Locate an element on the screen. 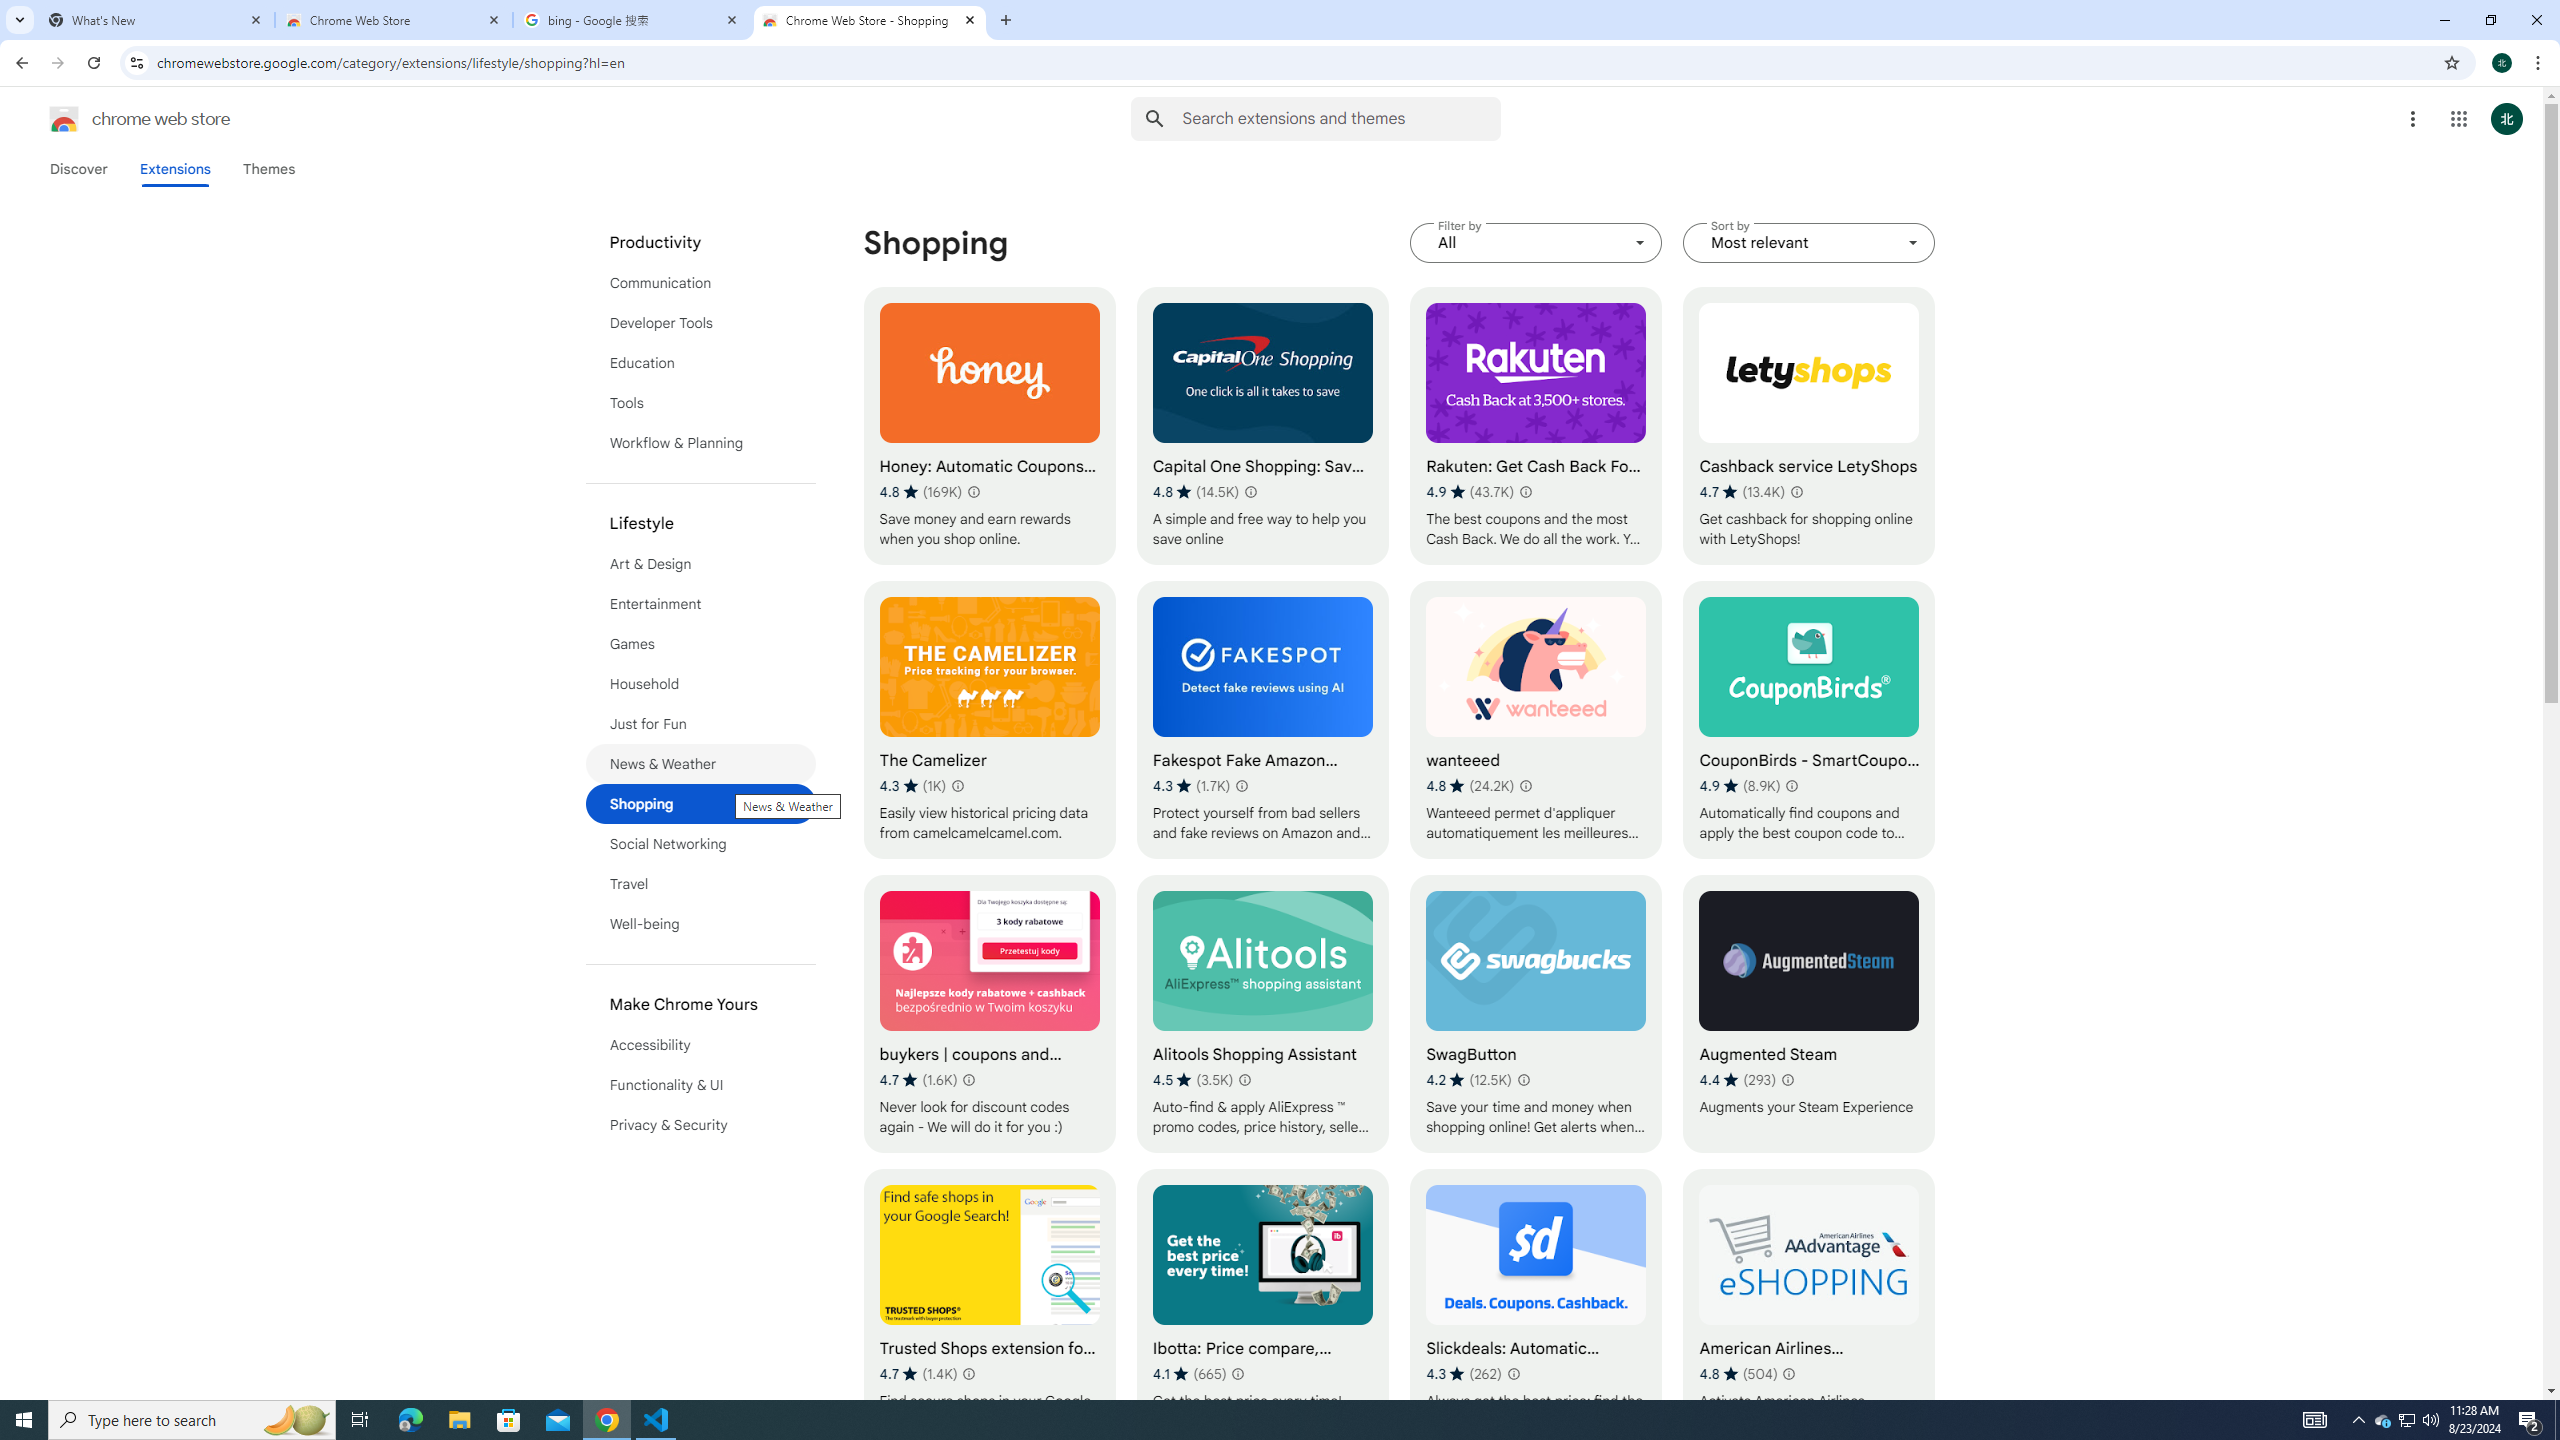 The height and width of the screenshot is (1440, 2560). 'Entertainment' is located at coordinates (701, 604).